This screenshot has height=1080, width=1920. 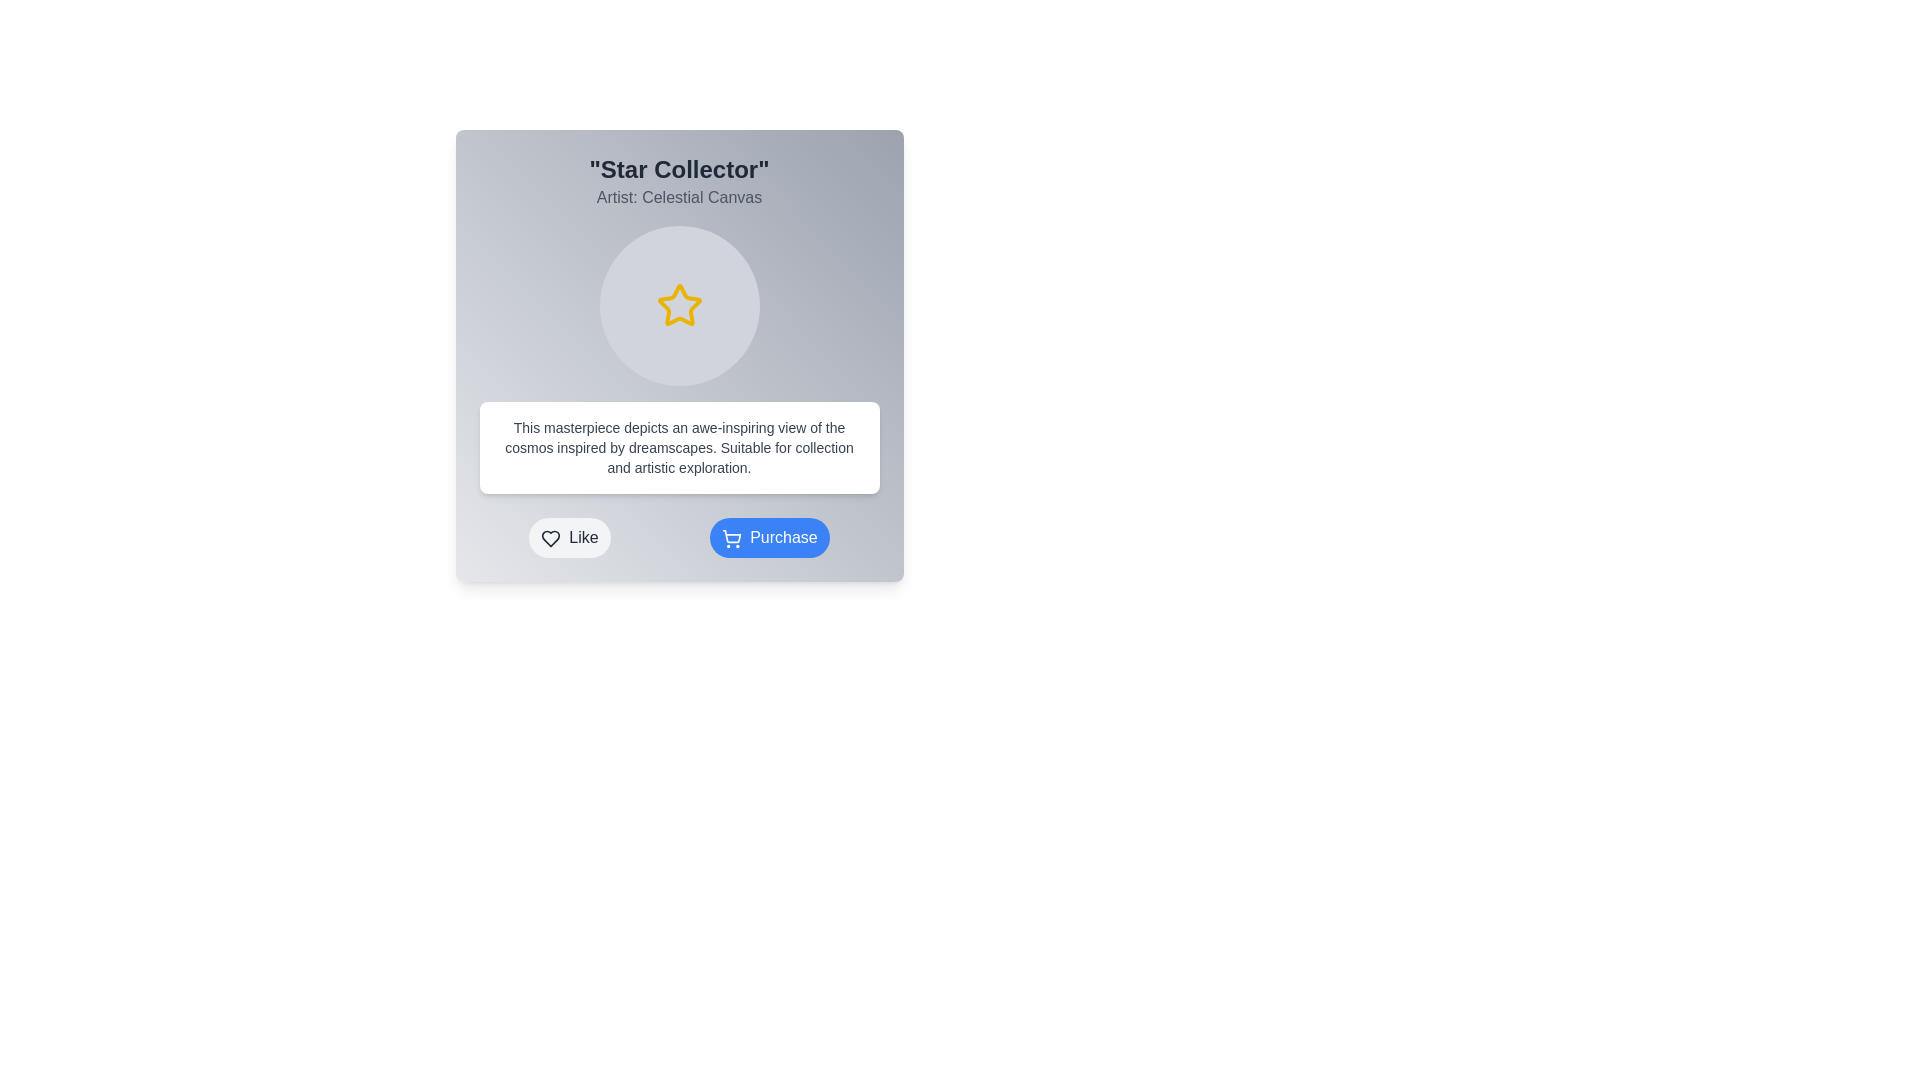 What do you see at coordinates (679, 305) in the screenshot?
I see `the Decorative icon located at the center of the card, beneath the title 'Star Collector' and above the descriptive text block` at bounding box center [679, 305].